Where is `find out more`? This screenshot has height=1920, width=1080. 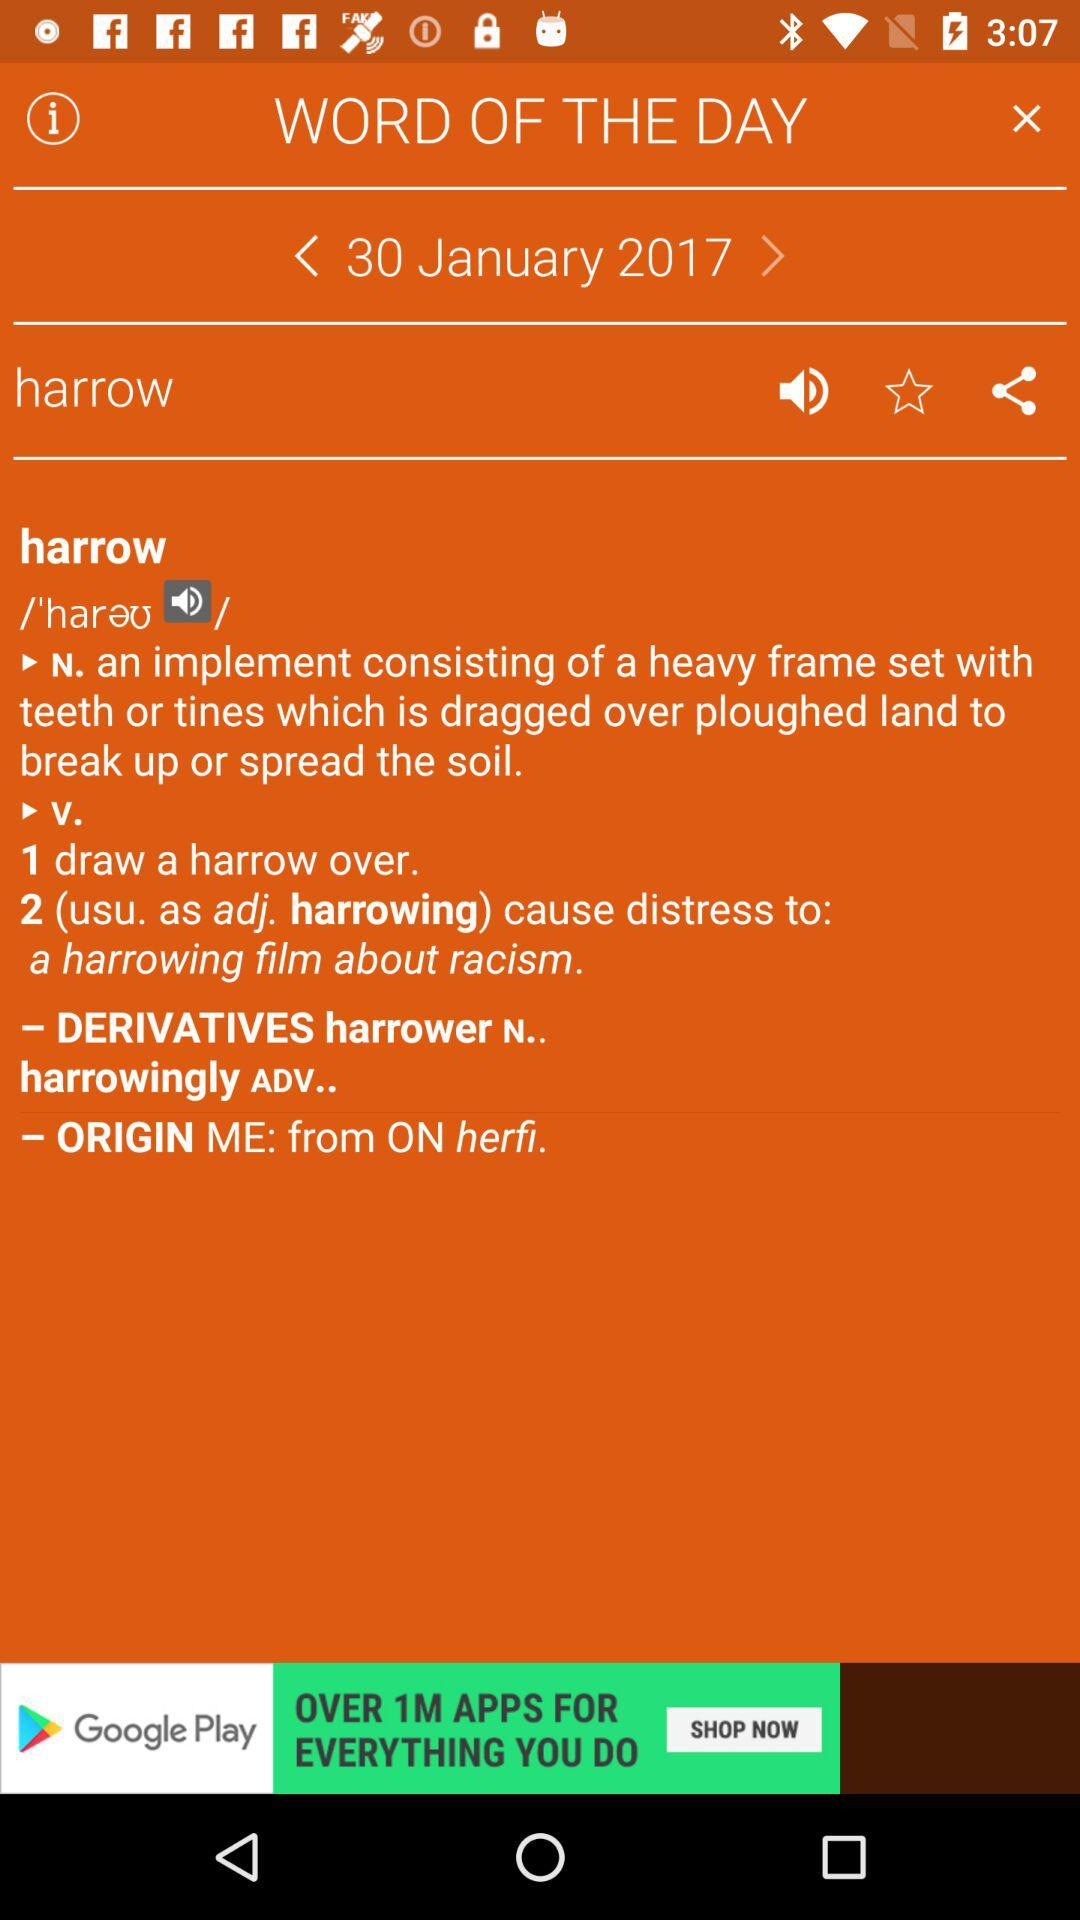
find out more is located at coordinates (540, 1727).